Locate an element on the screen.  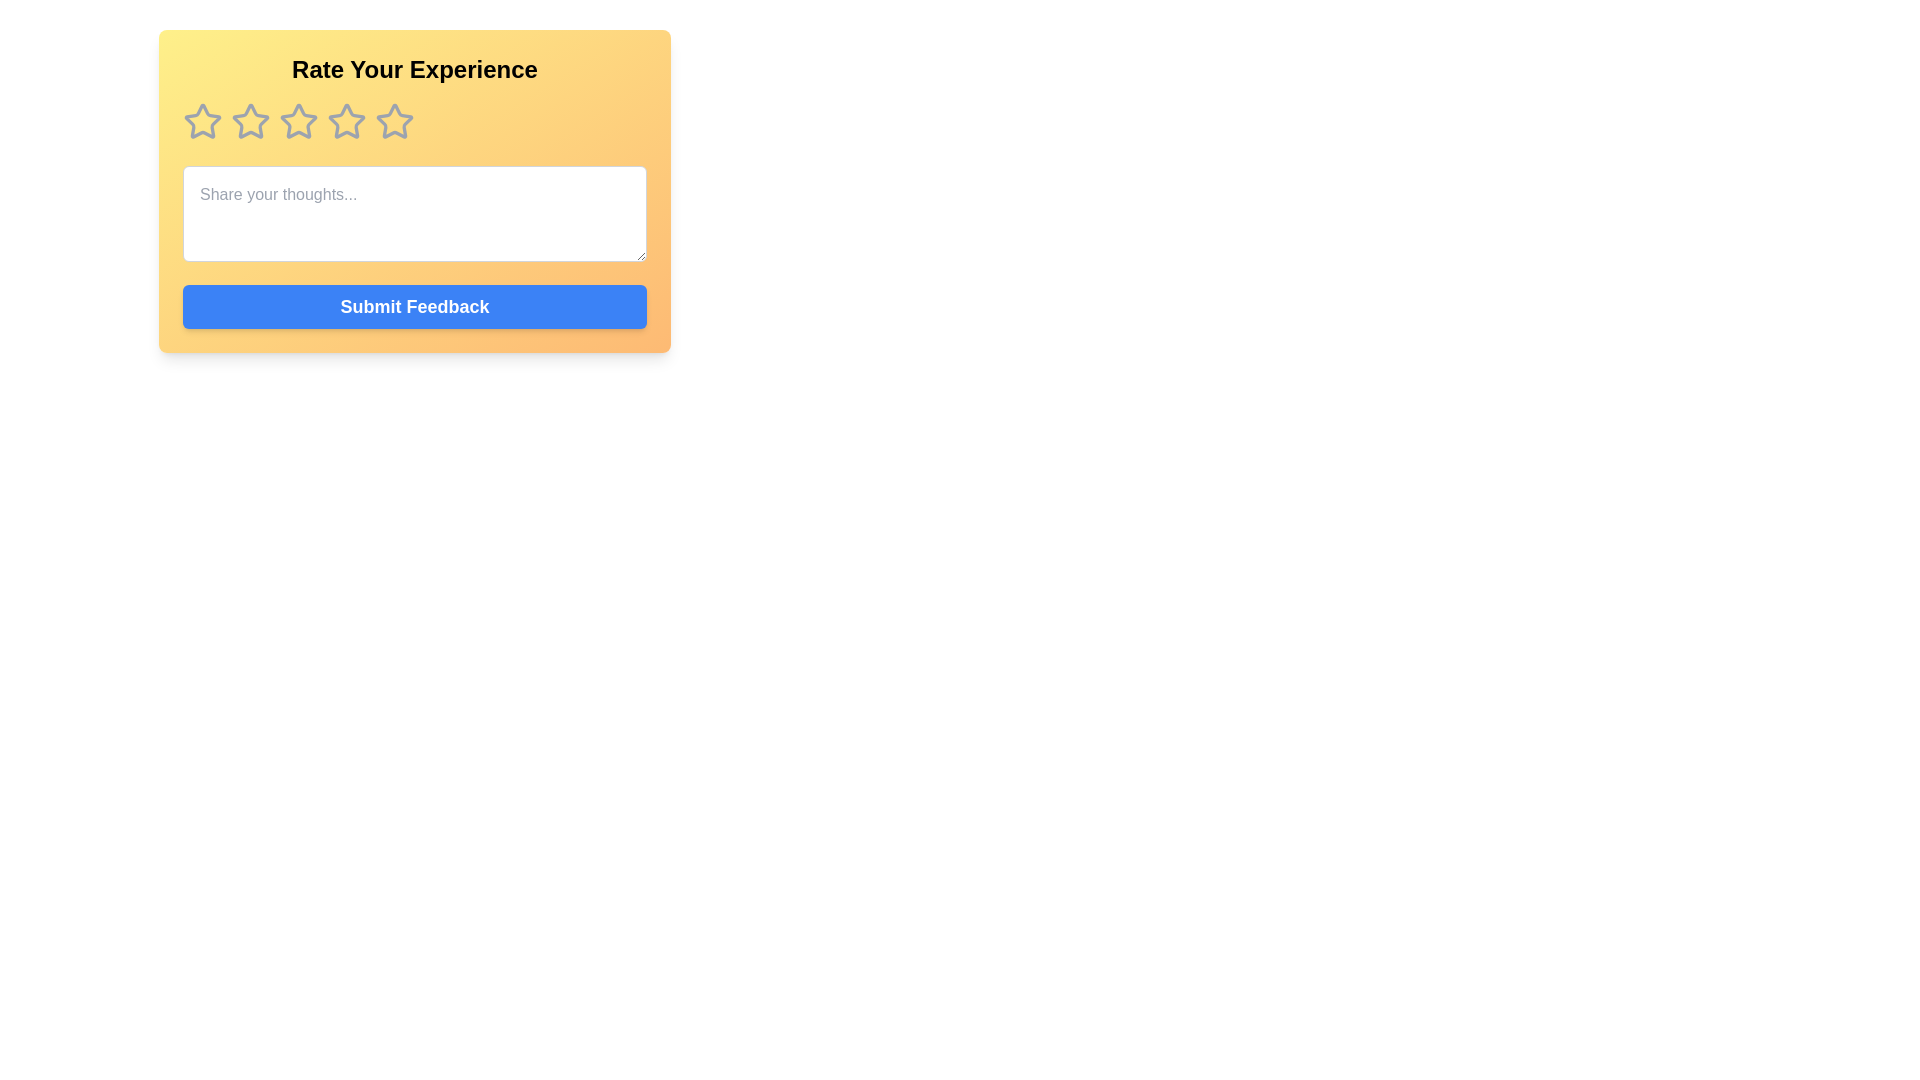
the fifth star is located at coordinates (394, 122).